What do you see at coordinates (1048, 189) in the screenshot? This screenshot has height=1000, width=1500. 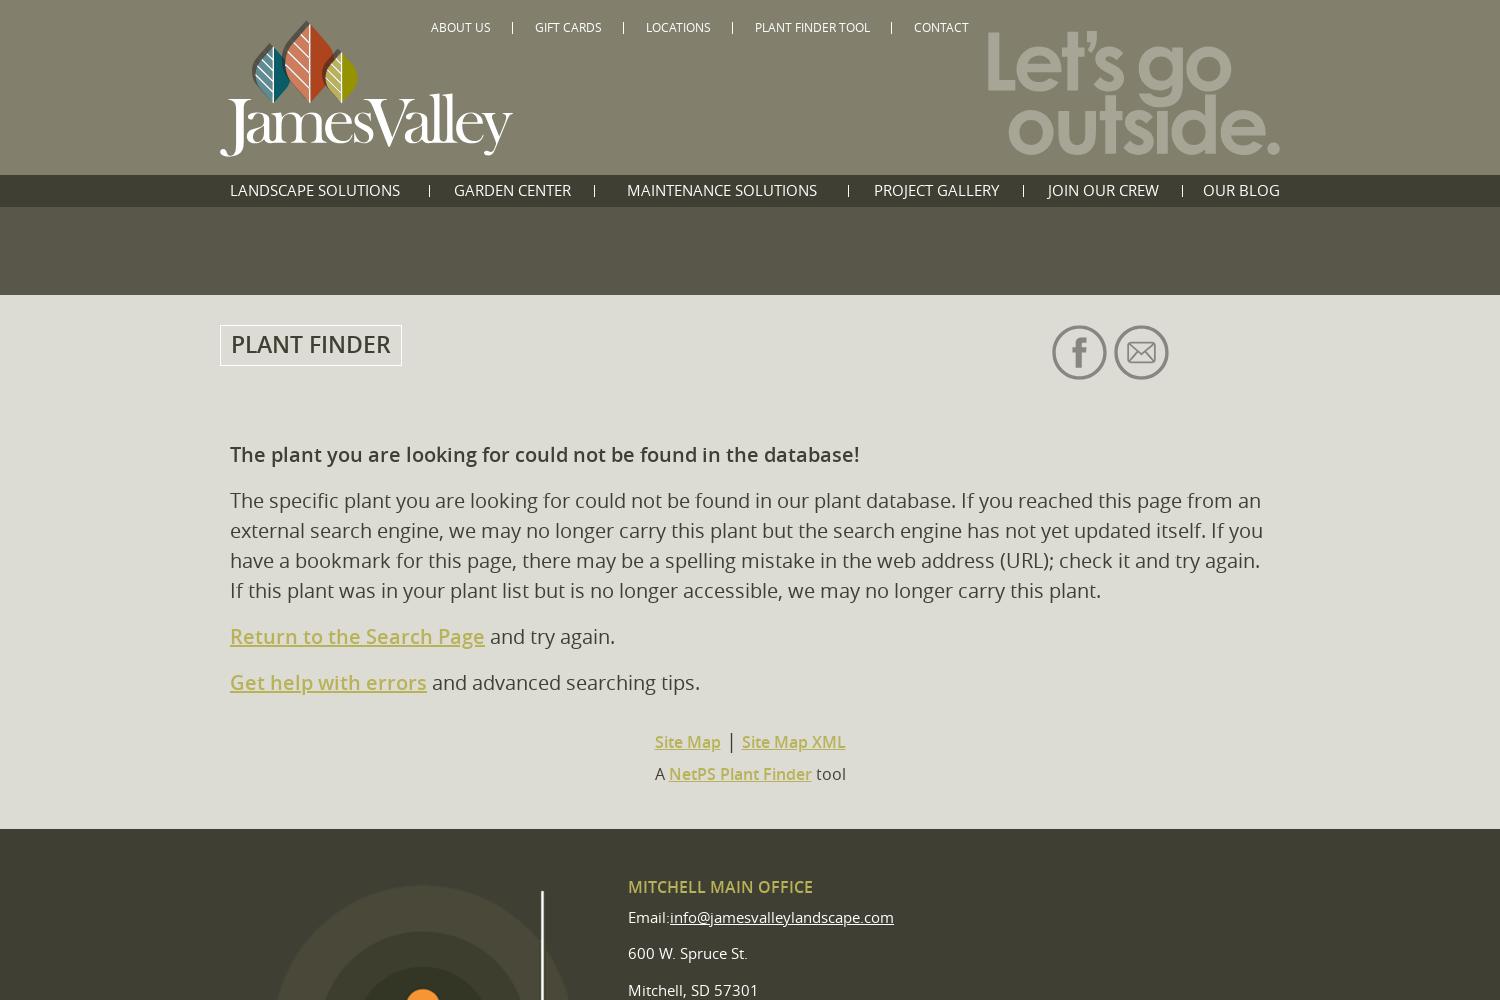 I see `'Join Our Crew'` at bounding box center [1048, 189].